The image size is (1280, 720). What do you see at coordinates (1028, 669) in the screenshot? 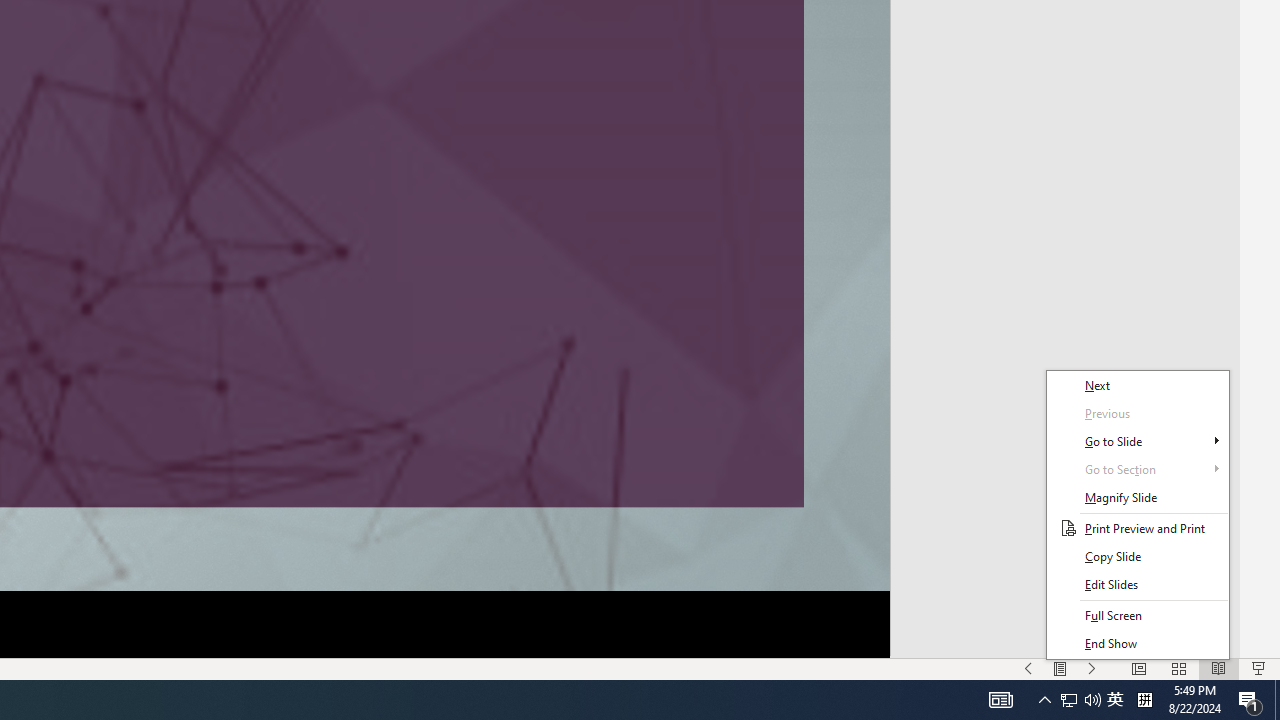
I see `'Slide Show Previous On'` at bounding box center [1028, 669].